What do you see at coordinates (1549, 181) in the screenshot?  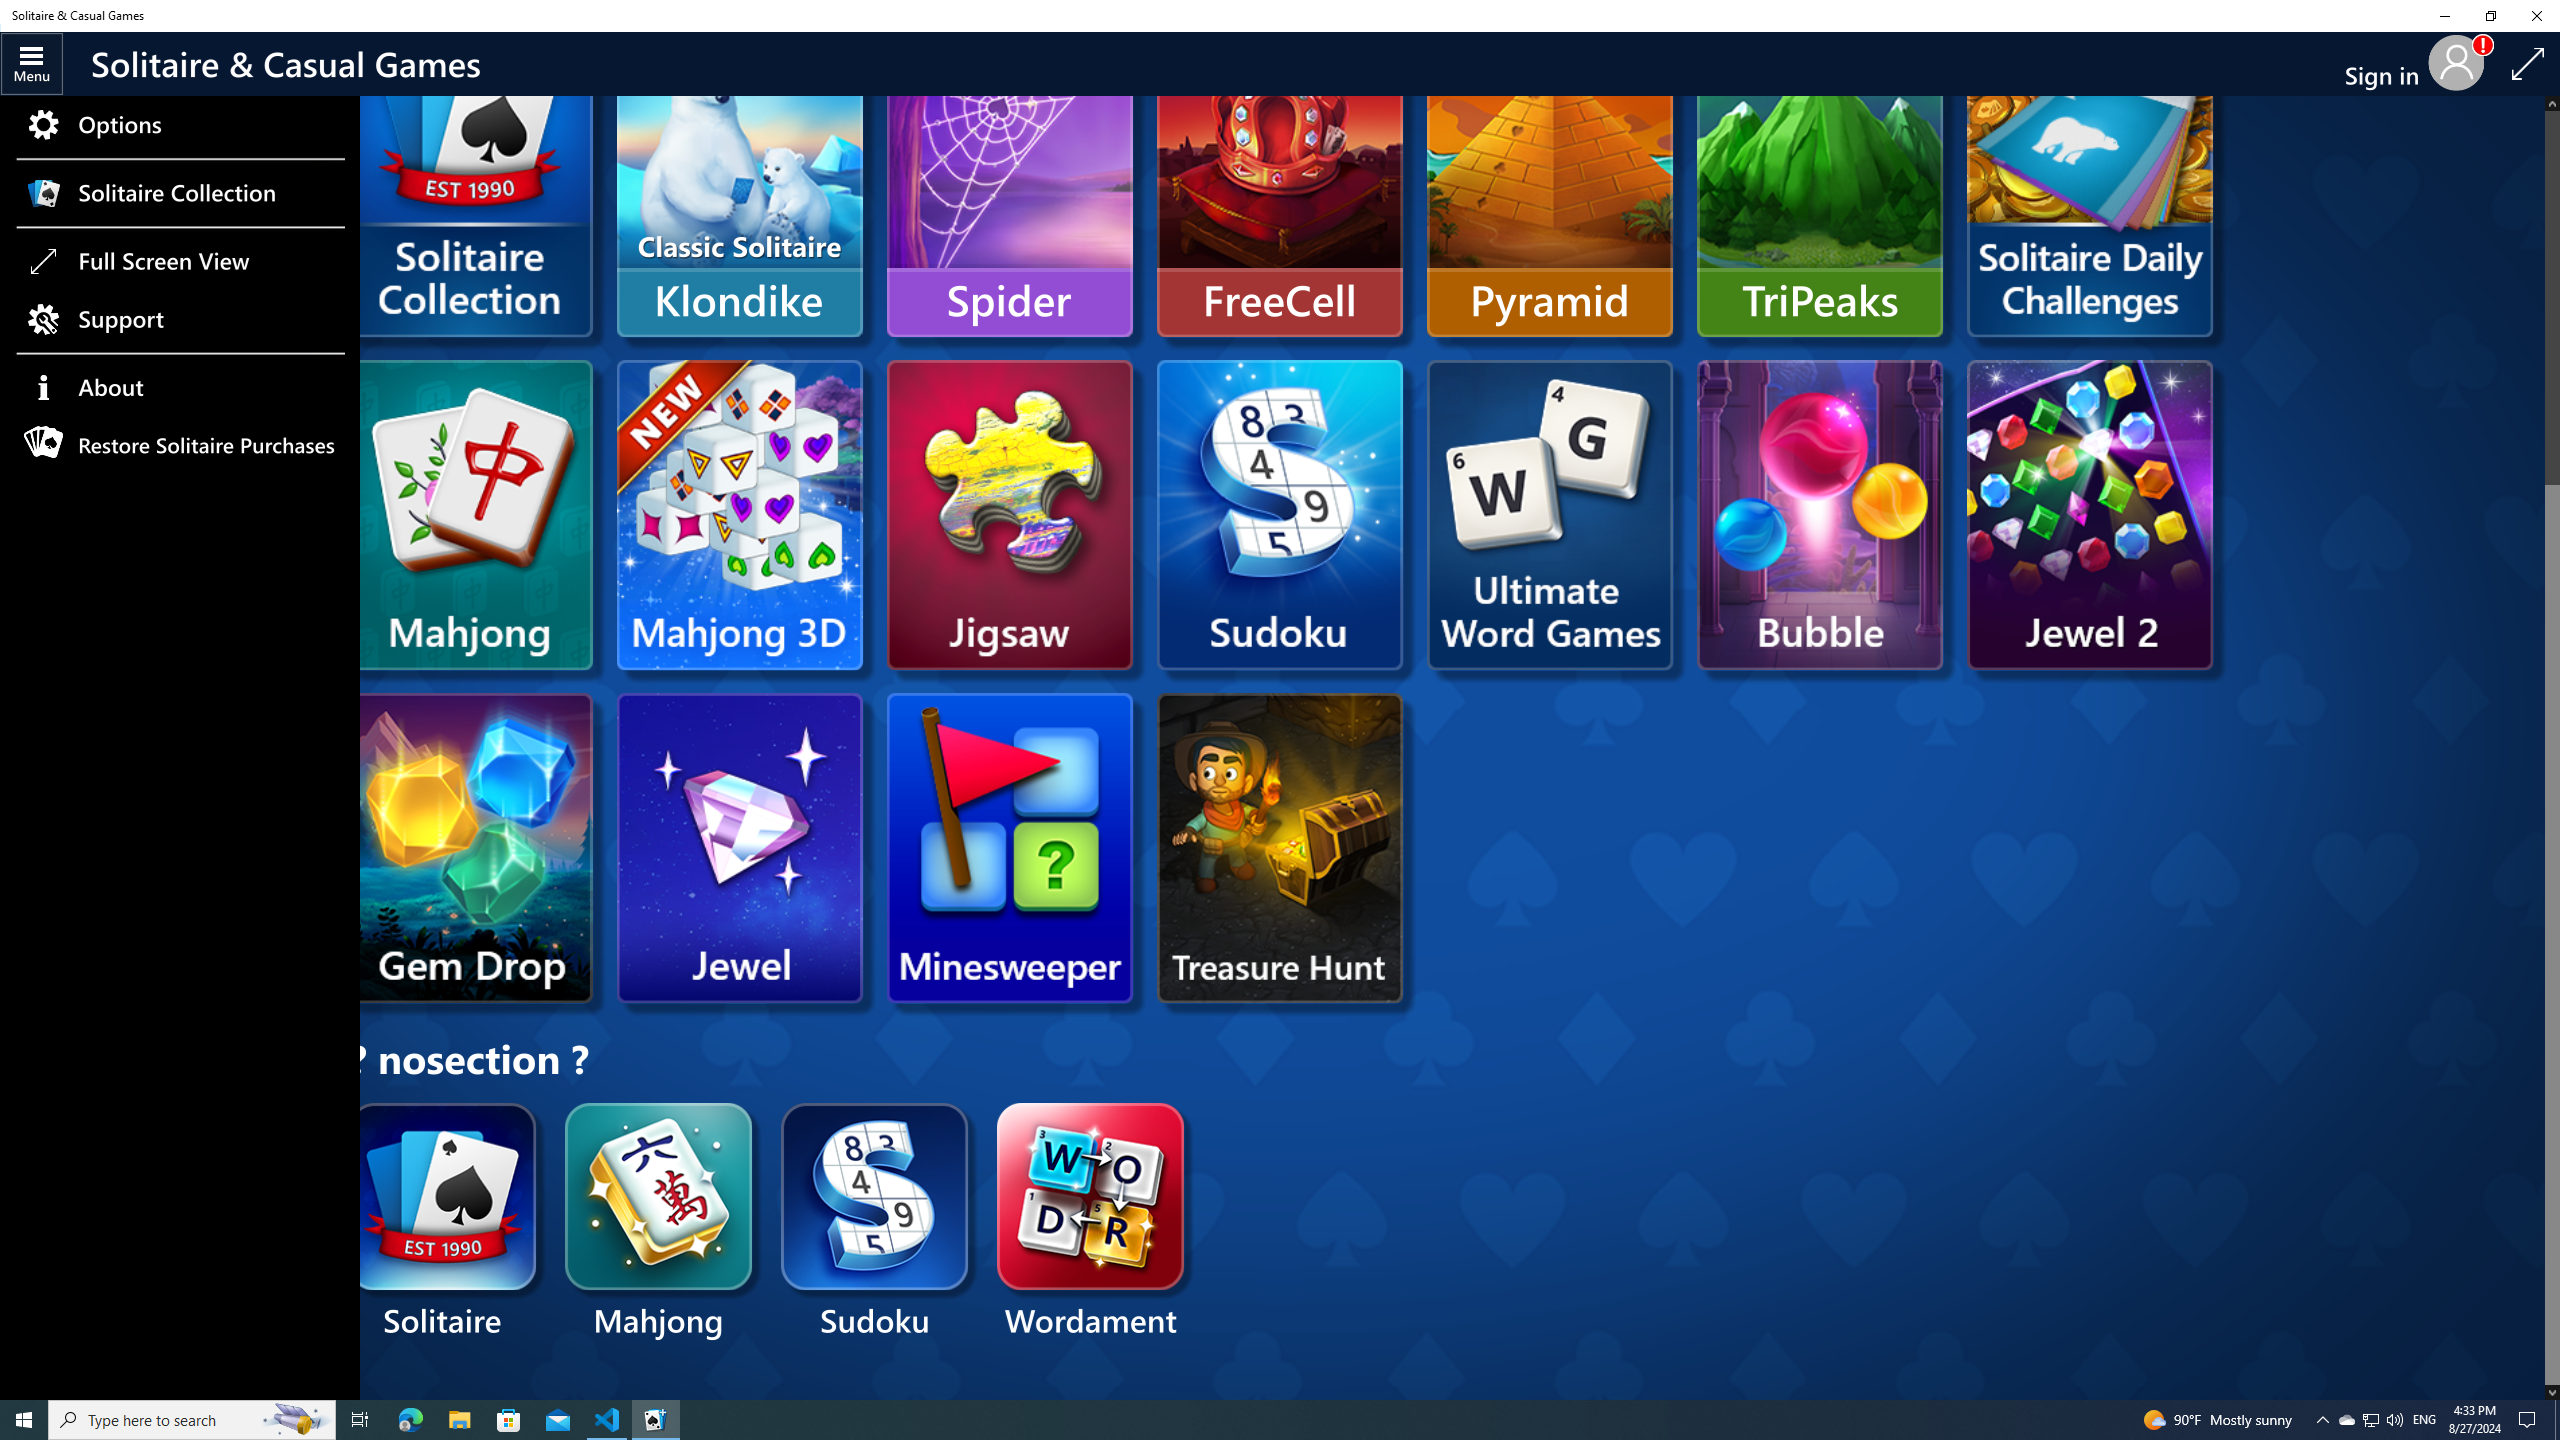 I see `'Pyramid'` at bounding box center [1549, 181].